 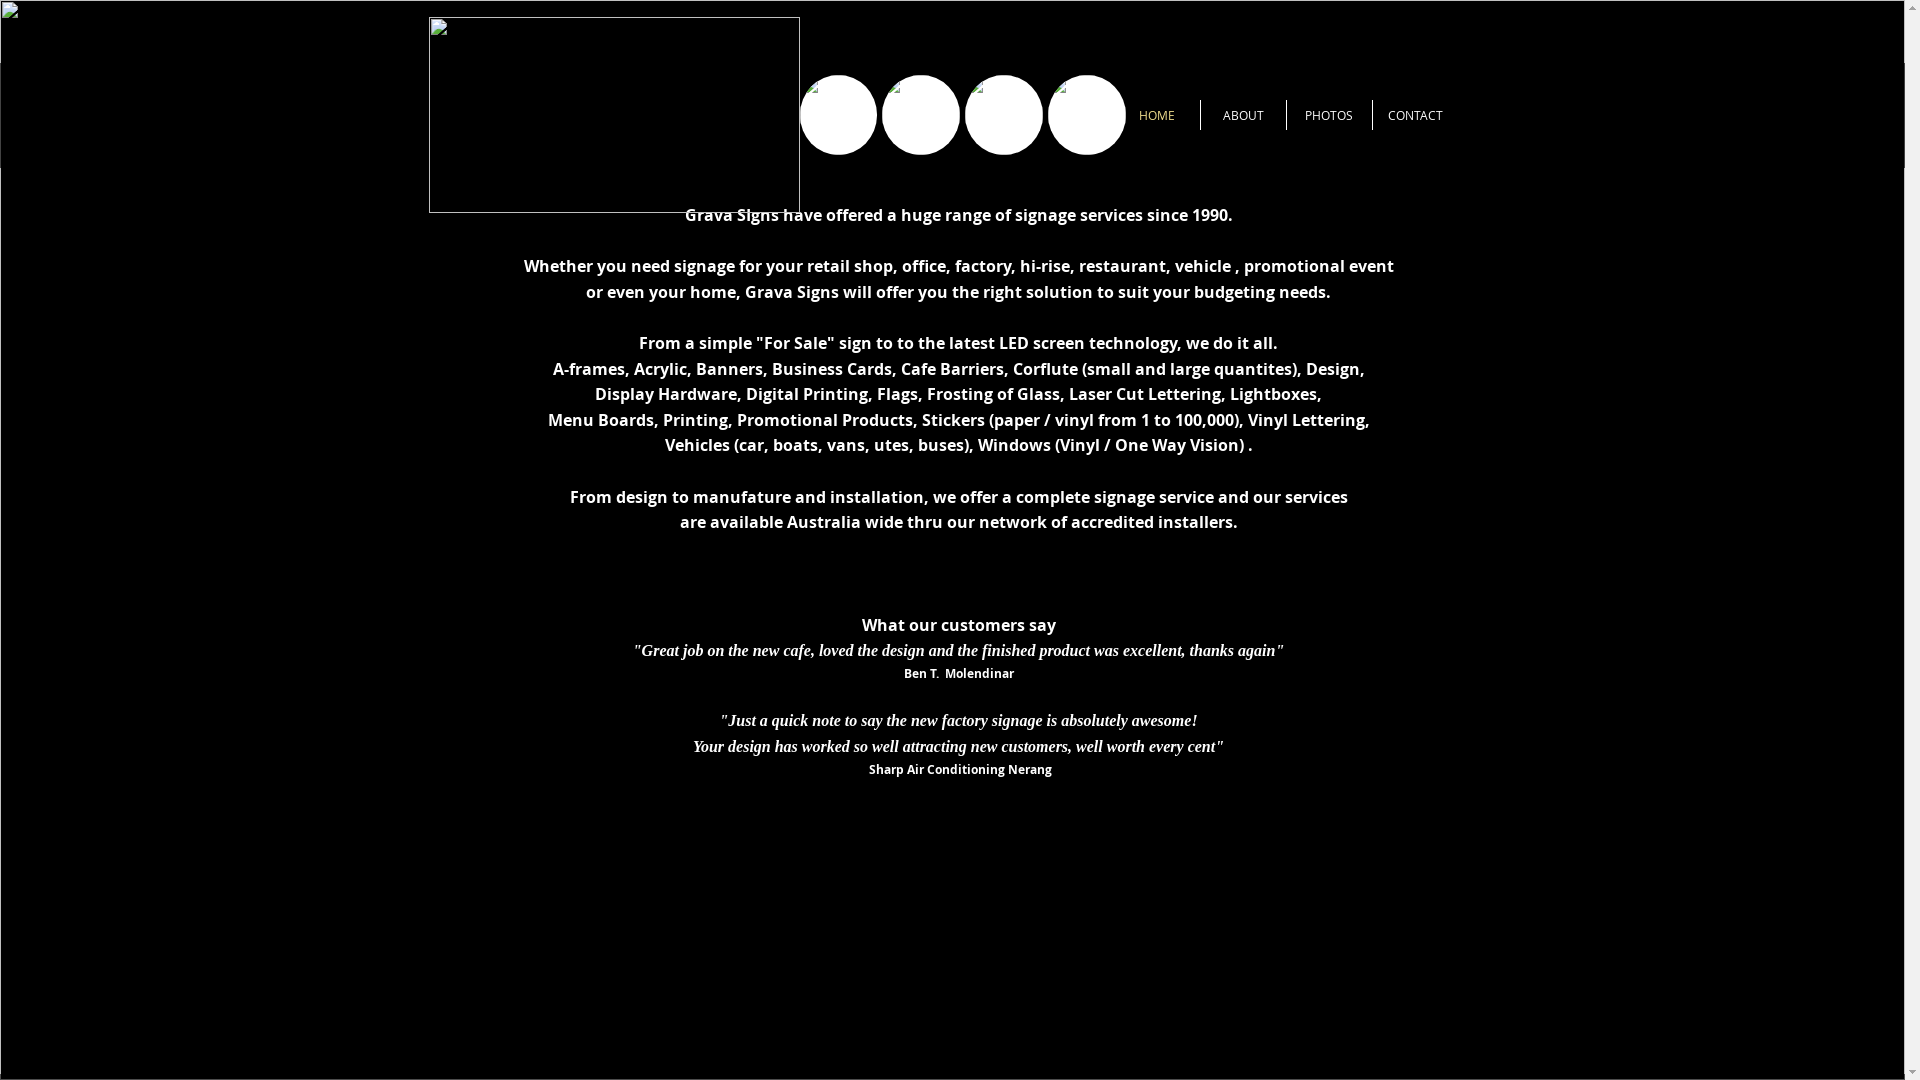 What do you see at coordinates (1241, 115) in the screenshot?
I see `'ABOUT'` at bounding box center [1241, 115].